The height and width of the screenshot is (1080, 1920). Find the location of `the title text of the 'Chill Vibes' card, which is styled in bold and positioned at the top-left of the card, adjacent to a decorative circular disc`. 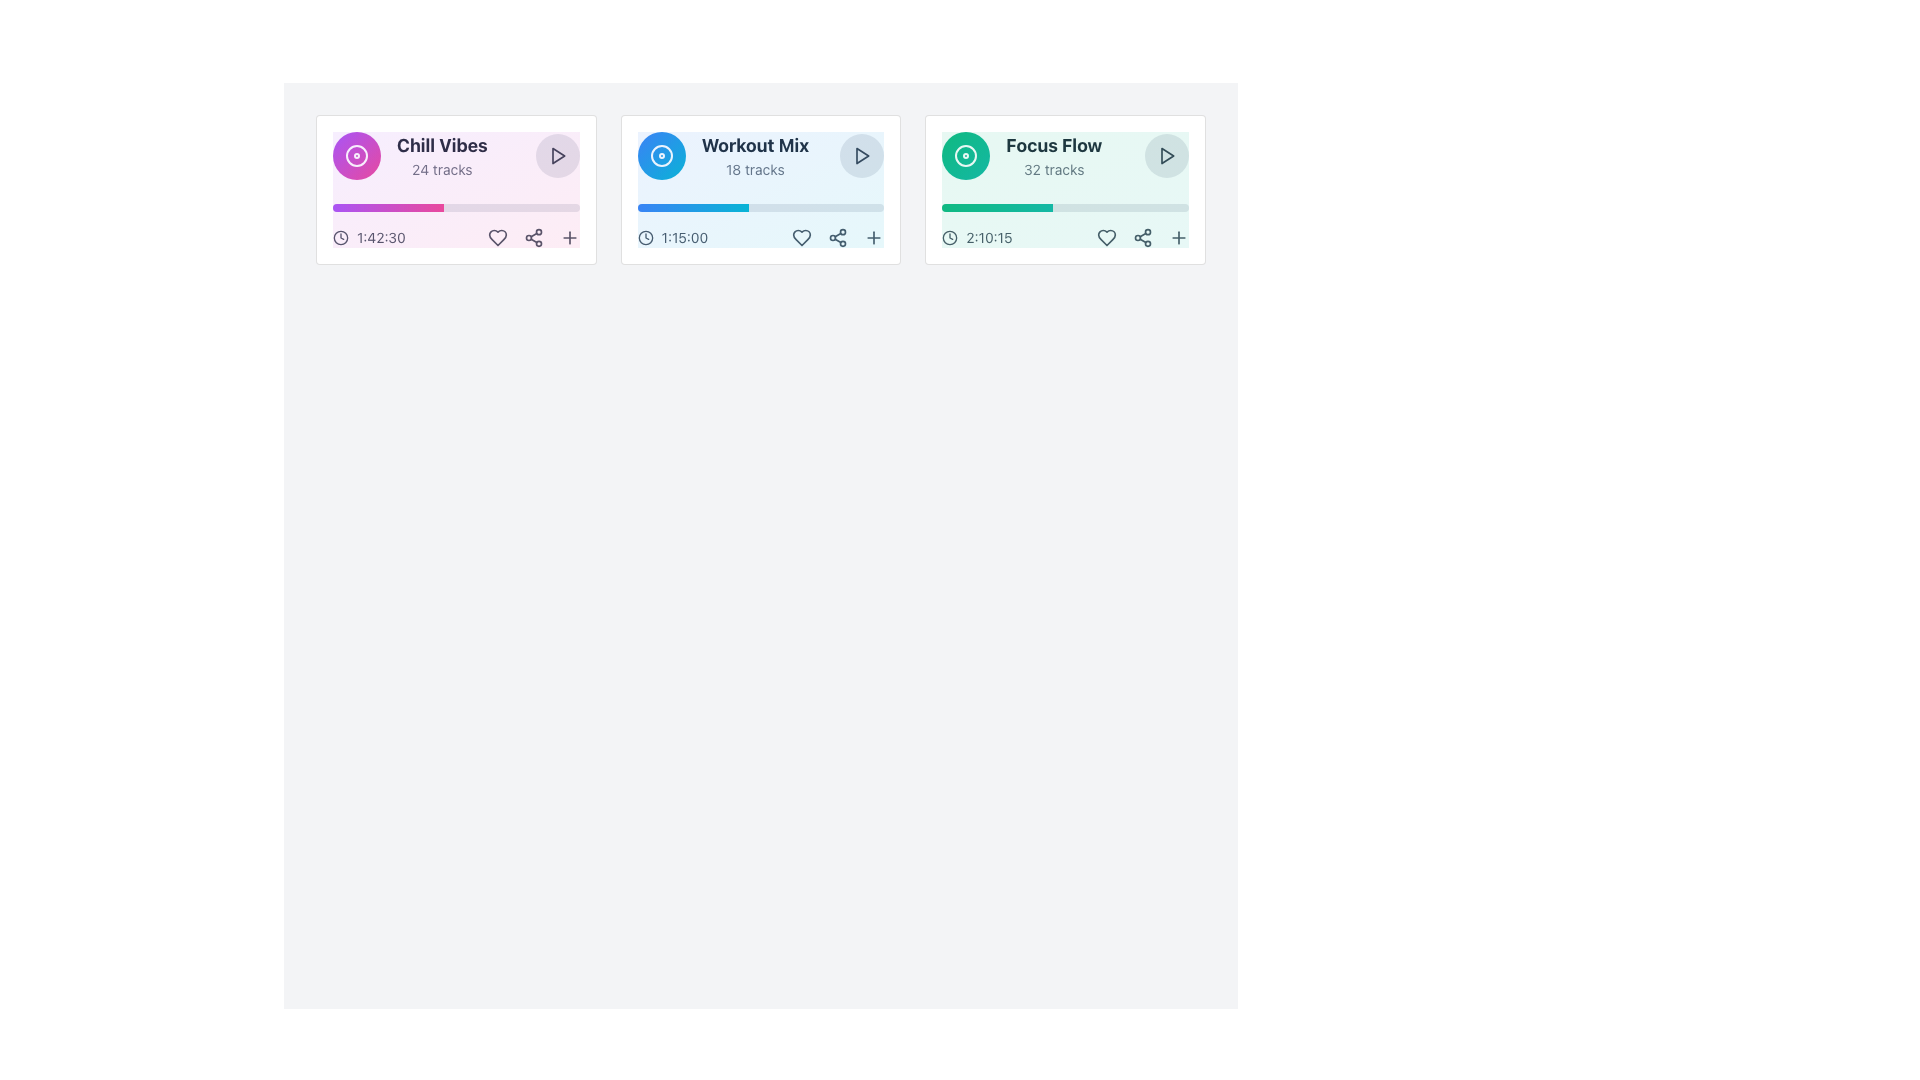

the title text of the 'Chill Vibes' card, which is styled in bold and positioned at the top-left of the card, adjacent to a decorative circular disc is located at coordinates (409, 154).